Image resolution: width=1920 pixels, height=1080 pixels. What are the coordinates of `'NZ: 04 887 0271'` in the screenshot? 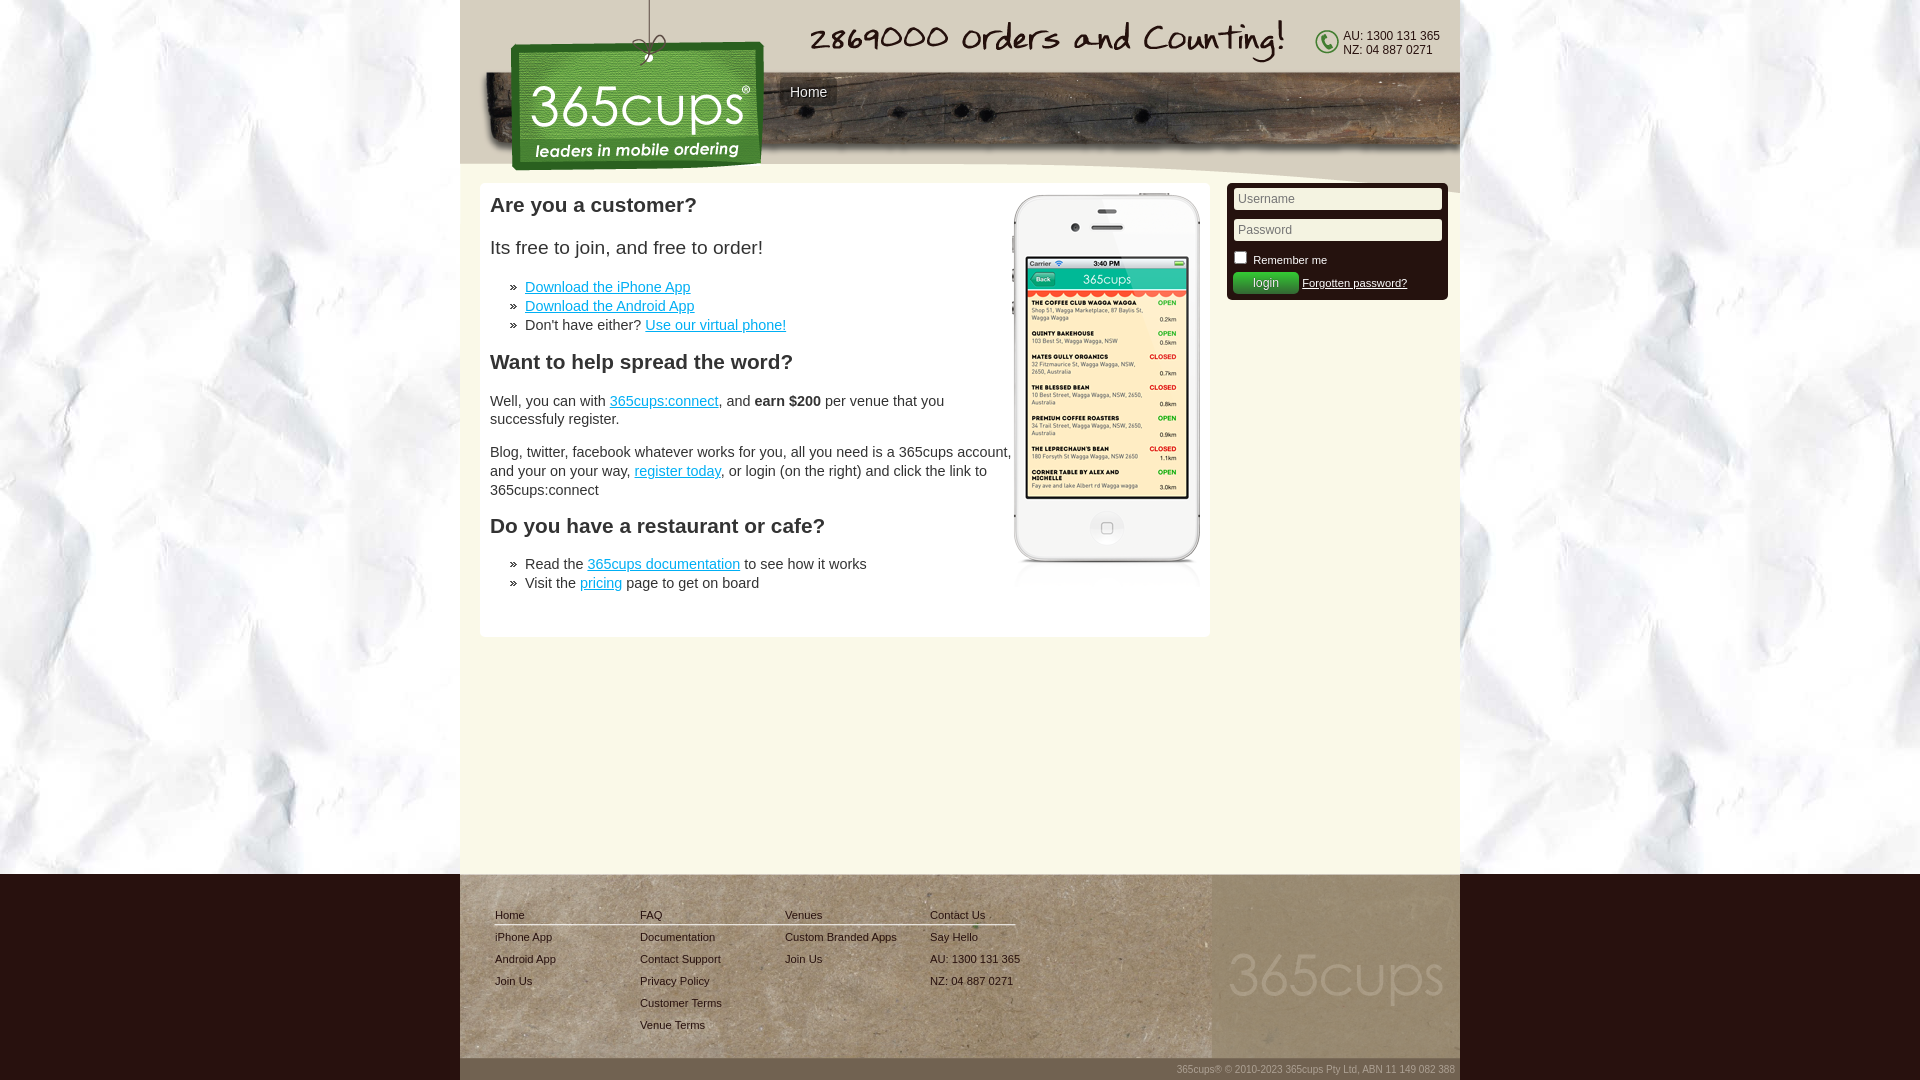 It's located at (929, 979).